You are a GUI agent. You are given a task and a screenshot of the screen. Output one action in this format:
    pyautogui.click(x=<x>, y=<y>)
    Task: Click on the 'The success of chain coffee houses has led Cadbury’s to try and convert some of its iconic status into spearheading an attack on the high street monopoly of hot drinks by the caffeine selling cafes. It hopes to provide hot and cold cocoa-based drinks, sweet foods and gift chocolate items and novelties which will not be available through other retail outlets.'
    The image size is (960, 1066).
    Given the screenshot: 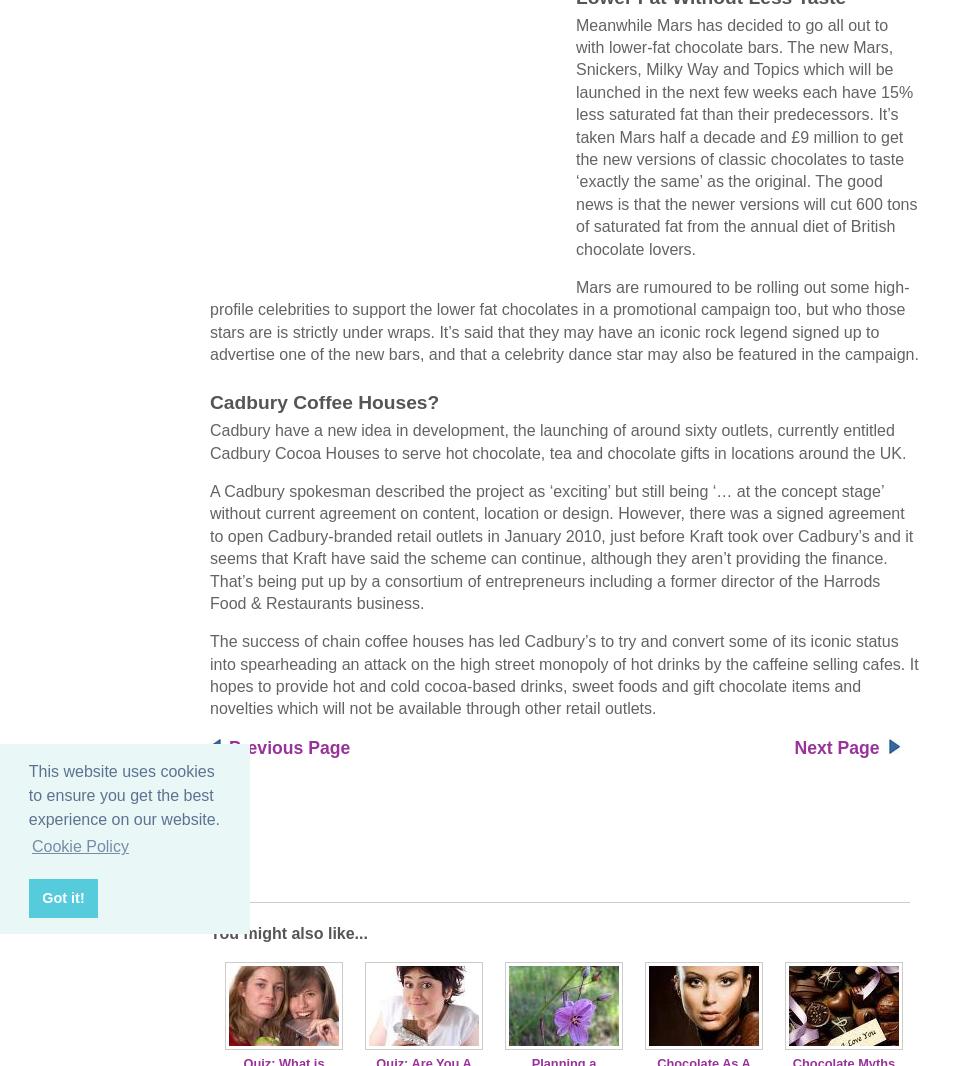 What is the action you would take?
    pyautogui.click(x=564, y=673)
    